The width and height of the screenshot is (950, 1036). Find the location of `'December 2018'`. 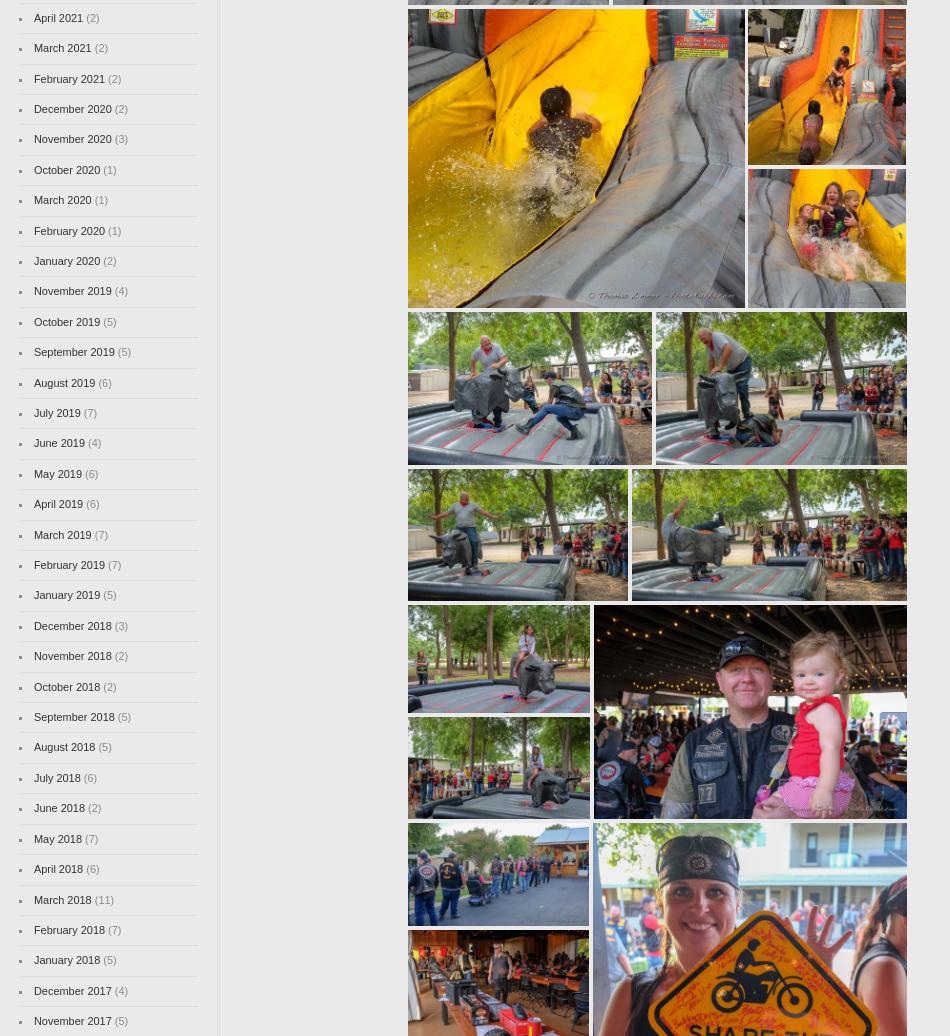

'December 2018' is located at coordinates (32, 625).